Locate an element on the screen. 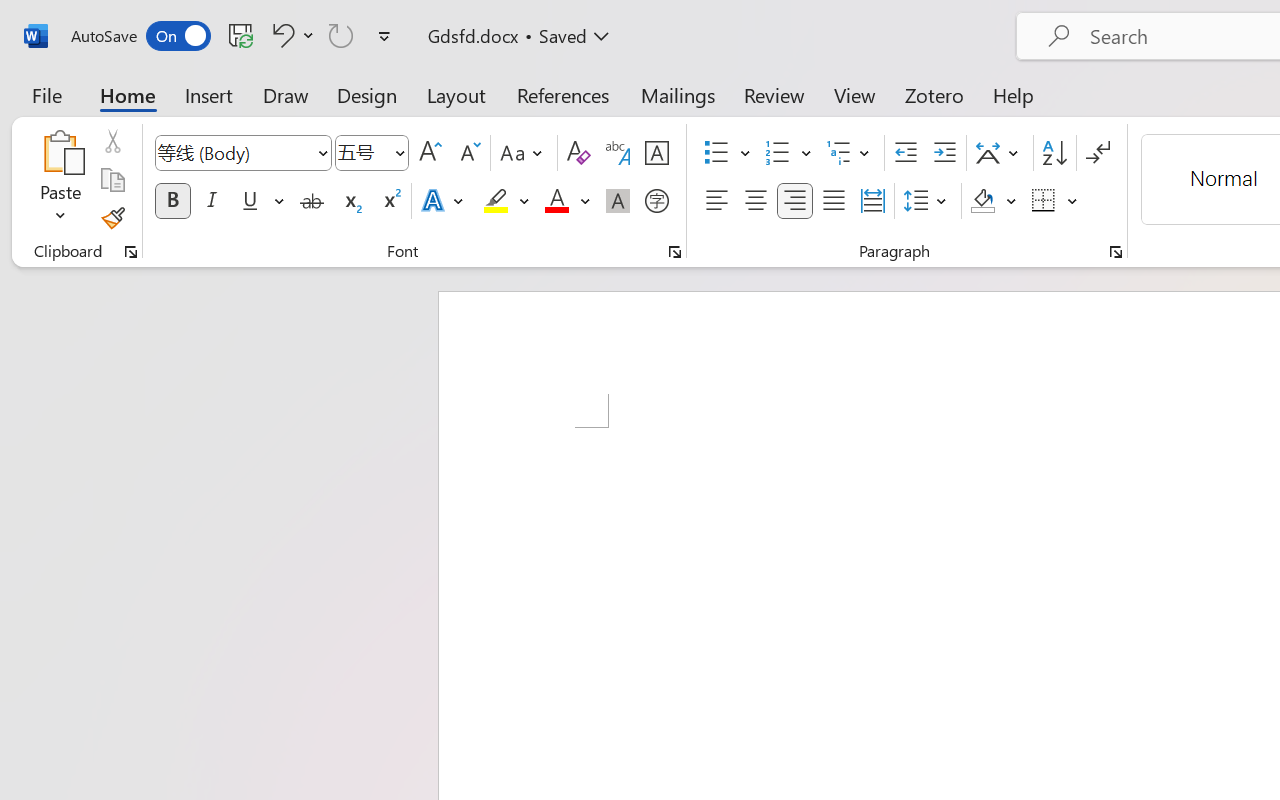 Image resolution: width=1280 pixels, height=800 pixels. 'Text Effects and Typography' is located at coordinates (443, 201).